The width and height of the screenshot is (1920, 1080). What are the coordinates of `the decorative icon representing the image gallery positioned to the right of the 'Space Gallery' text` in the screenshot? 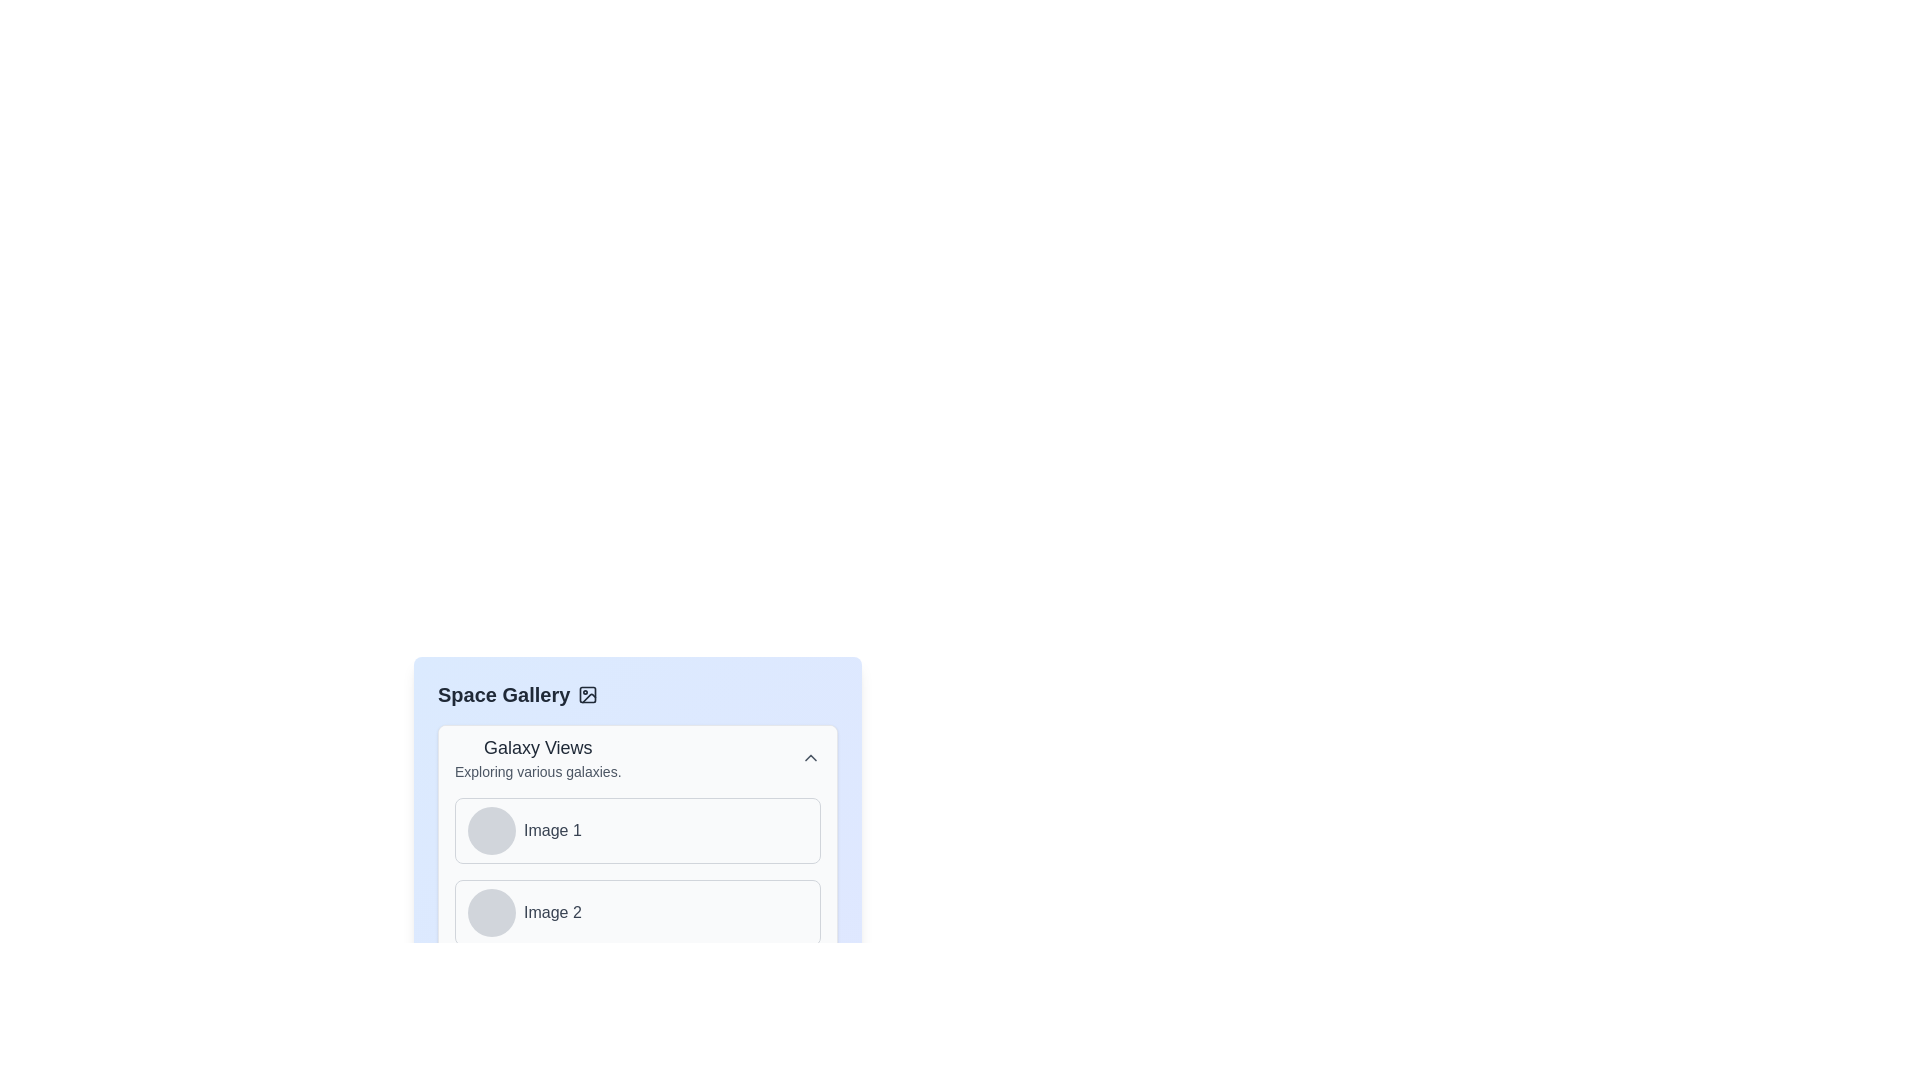 It's located at (587, 693).